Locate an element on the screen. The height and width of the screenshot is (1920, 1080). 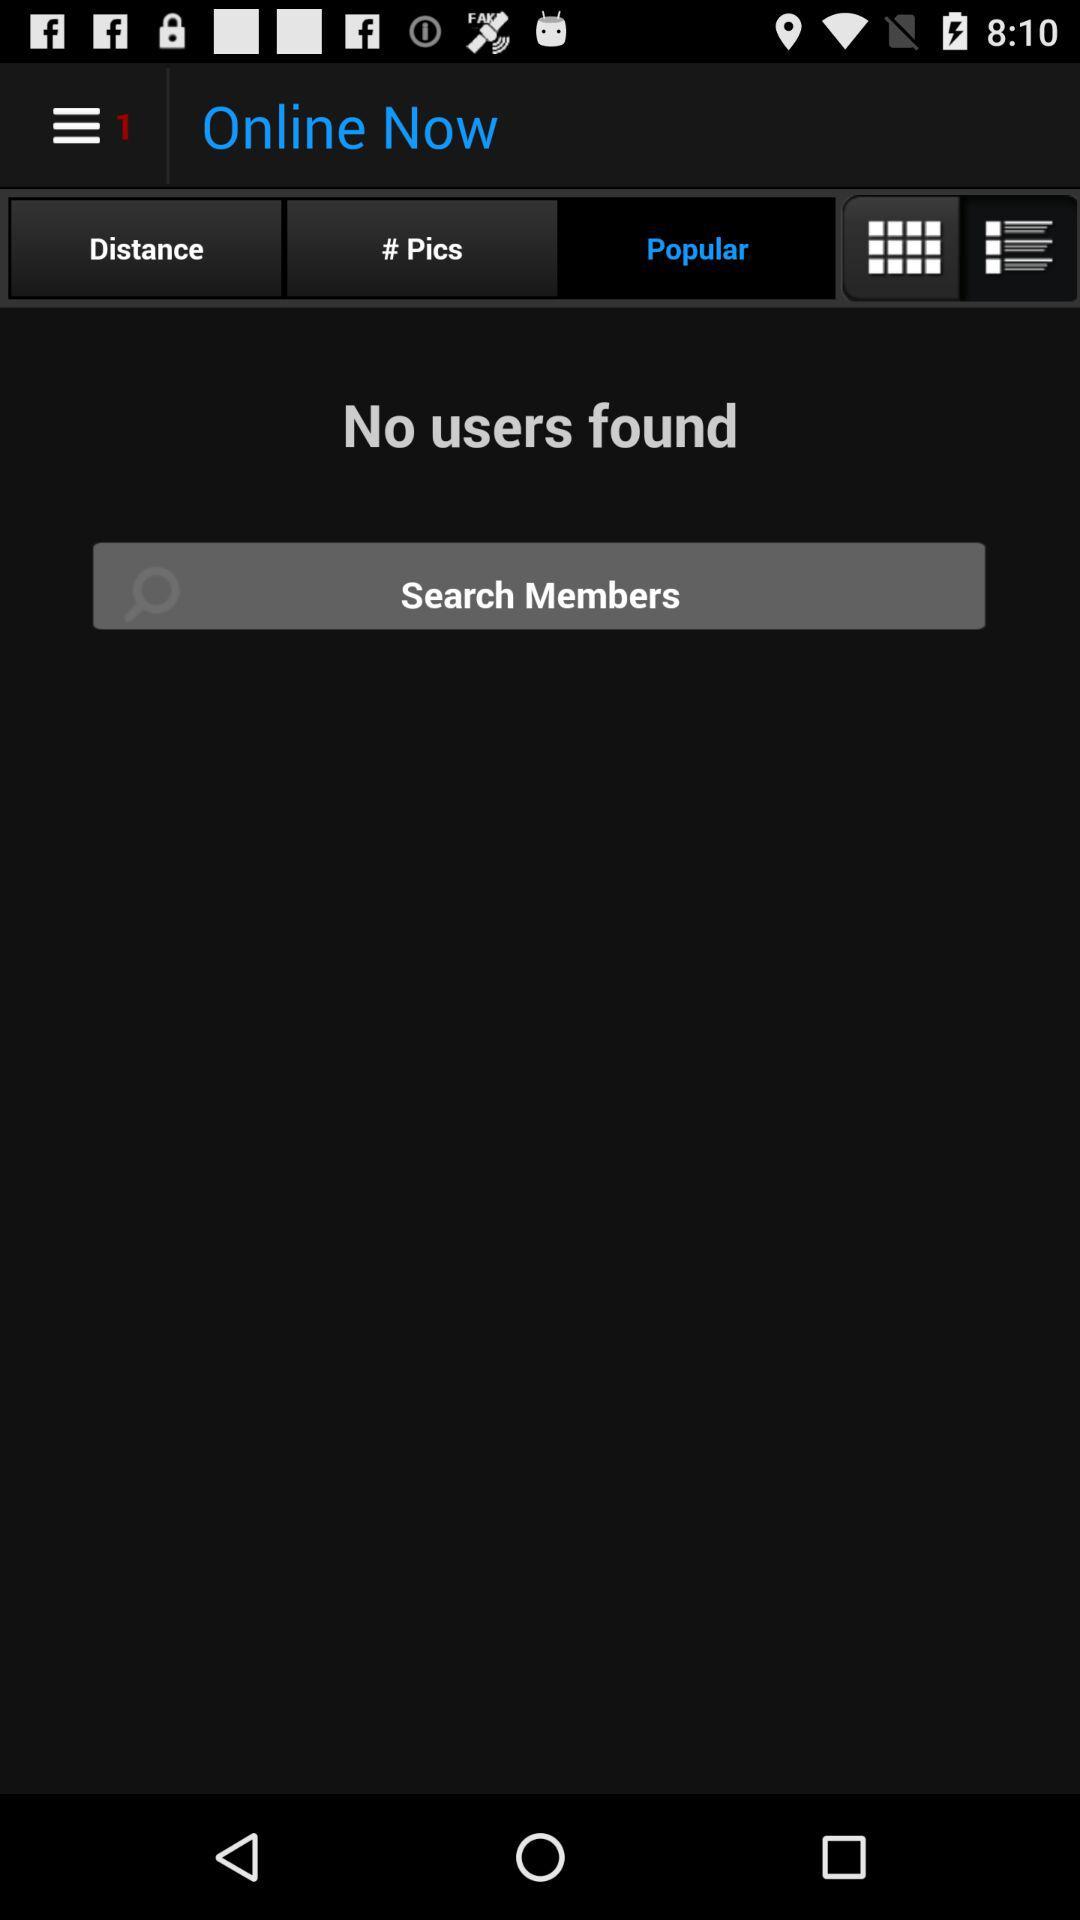
search box is located at coordinates (540, 593).